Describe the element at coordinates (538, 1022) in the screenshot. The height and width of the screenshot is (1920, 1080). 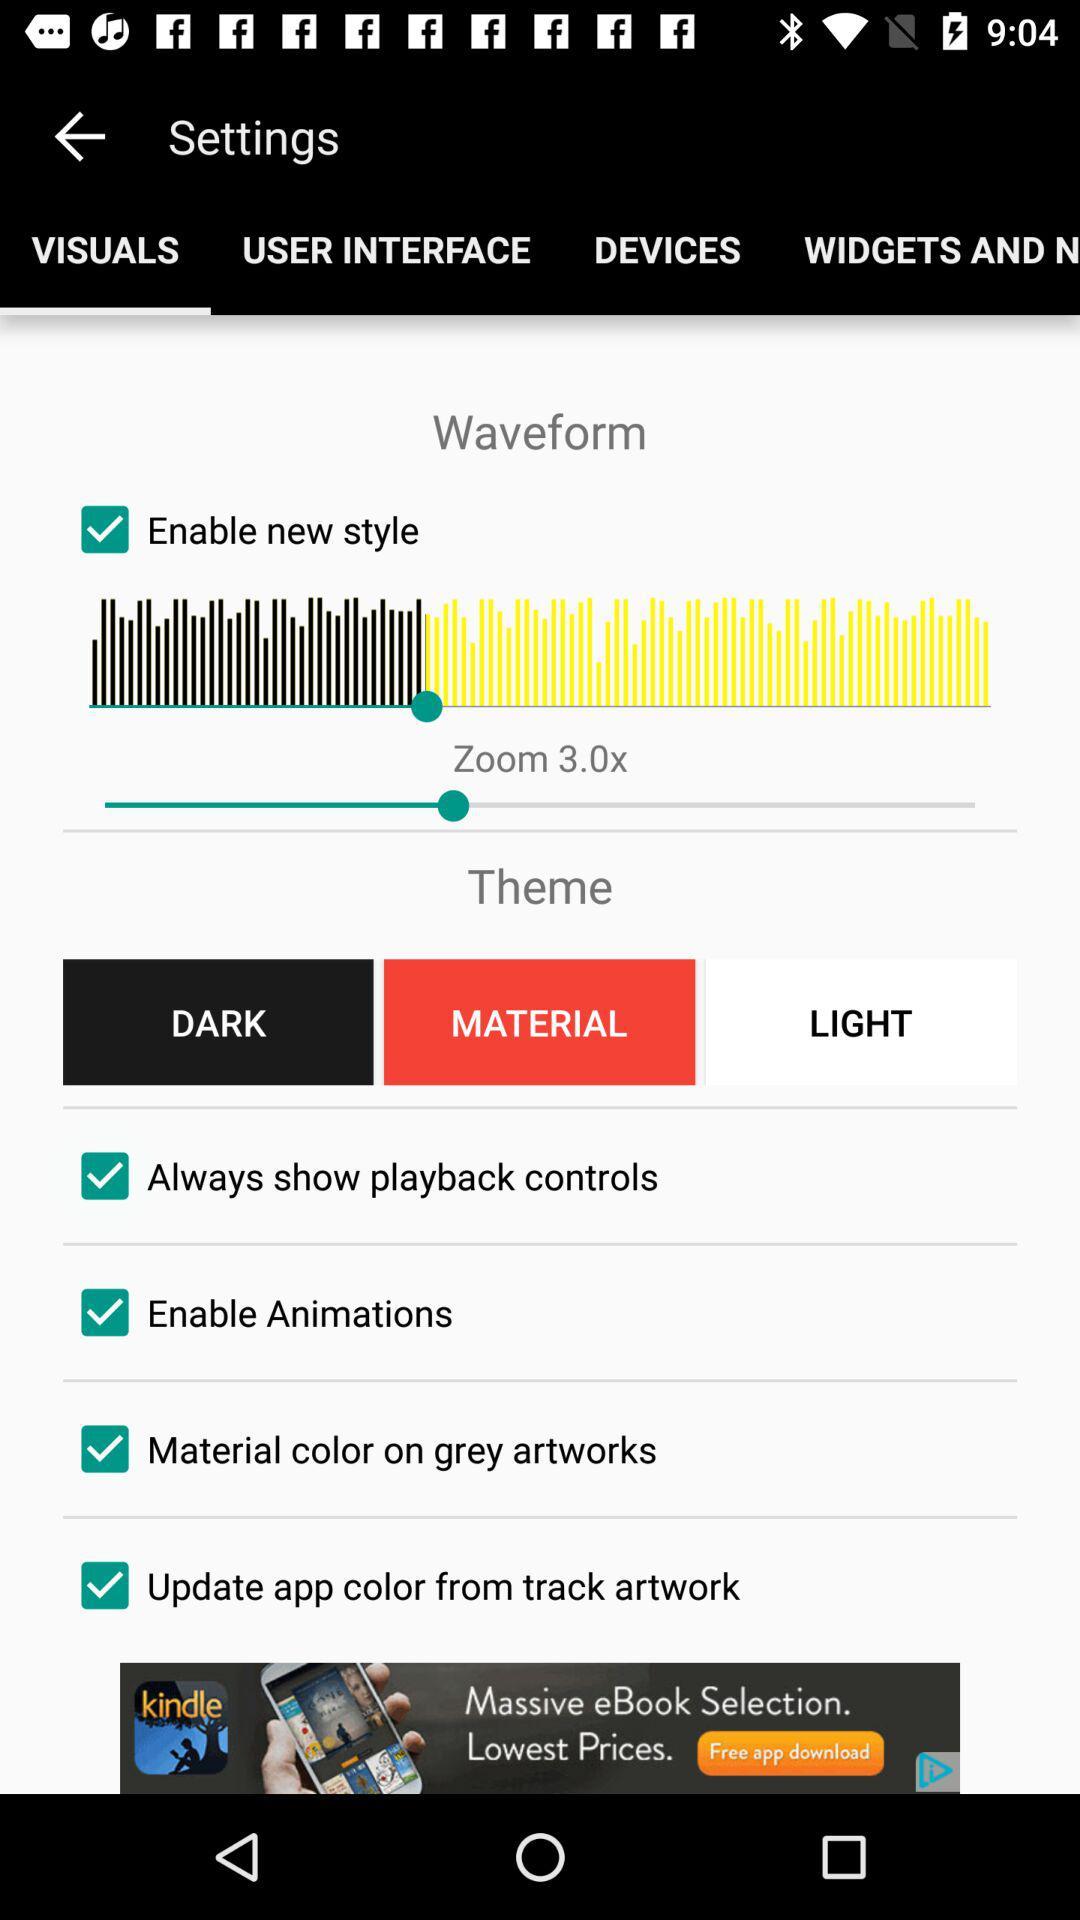
I see `the red color button` at that location.